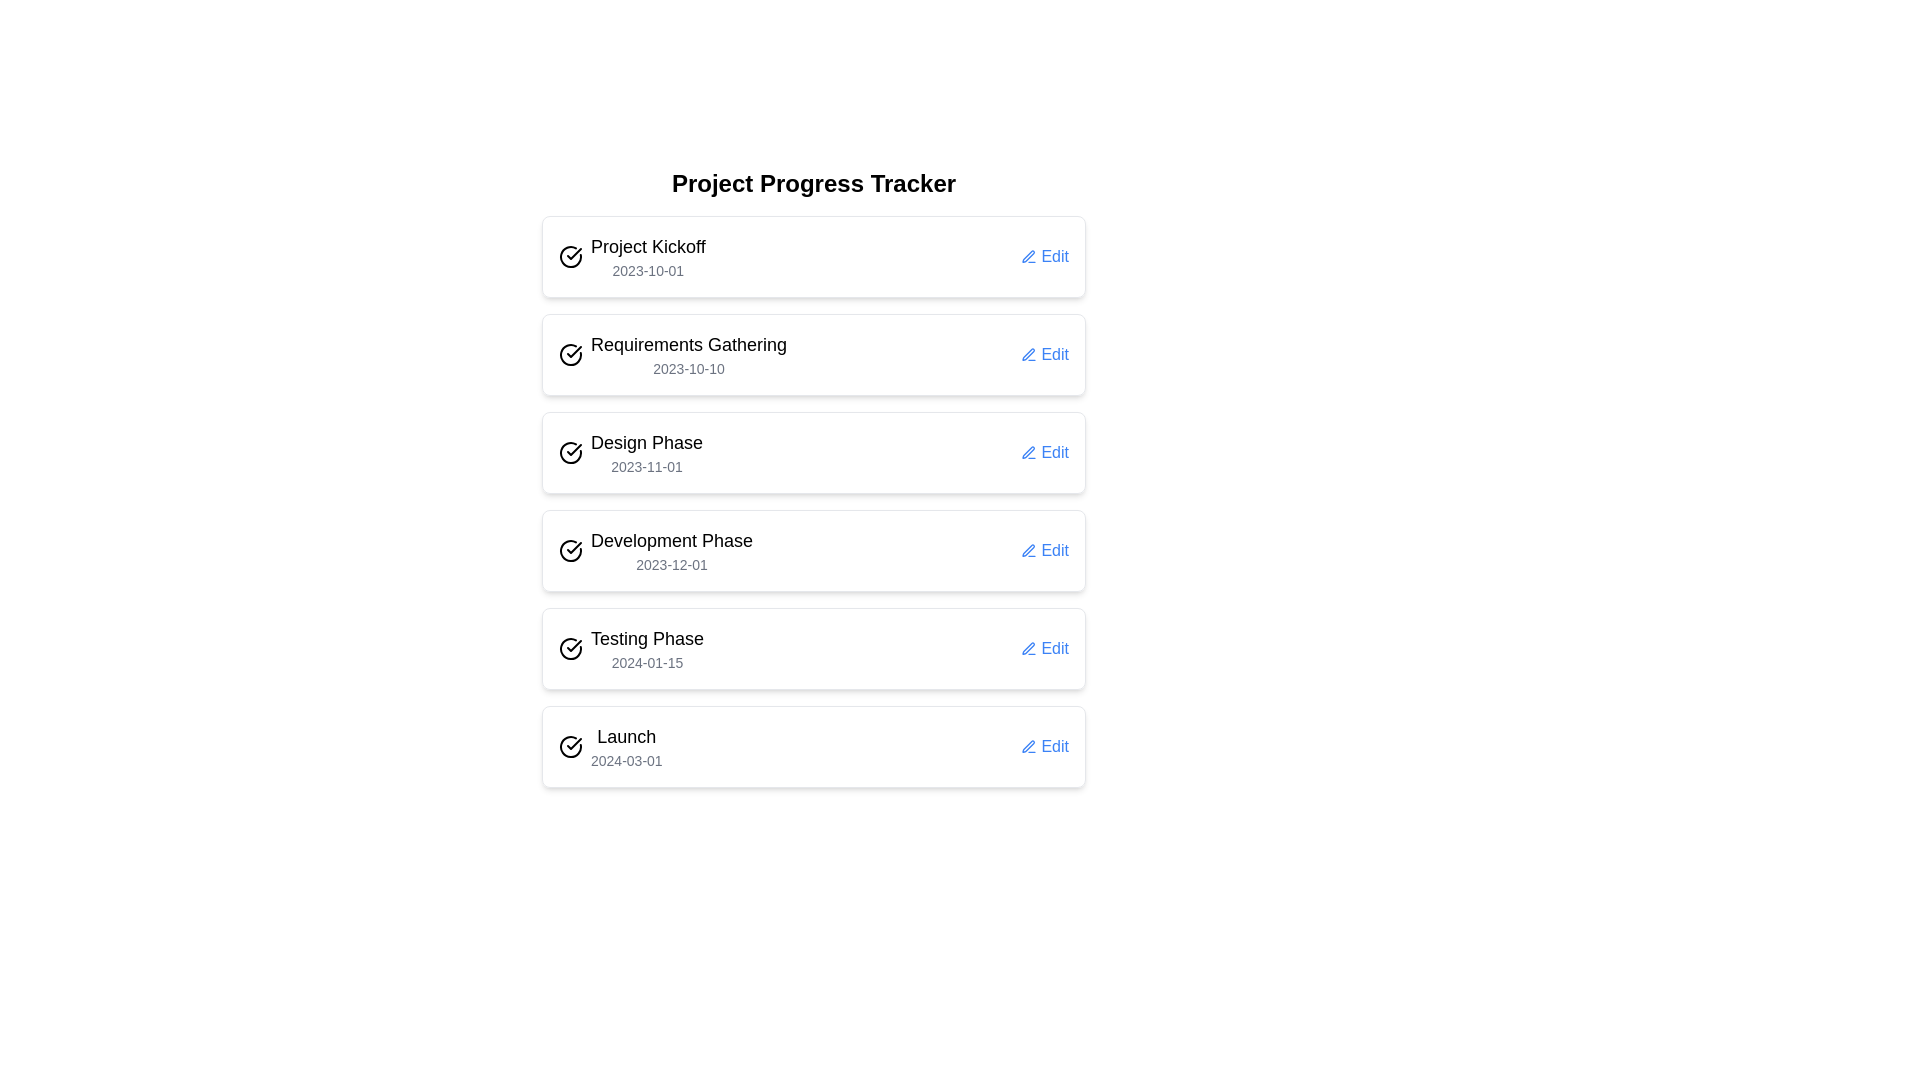 The height and width of the screenshot is (1080, 1920). I want to click on the text label that serves as a title for the associated task in the project management timeline, located between 'Requirements Gathering' and 'Development Phase', so click(647, 442).